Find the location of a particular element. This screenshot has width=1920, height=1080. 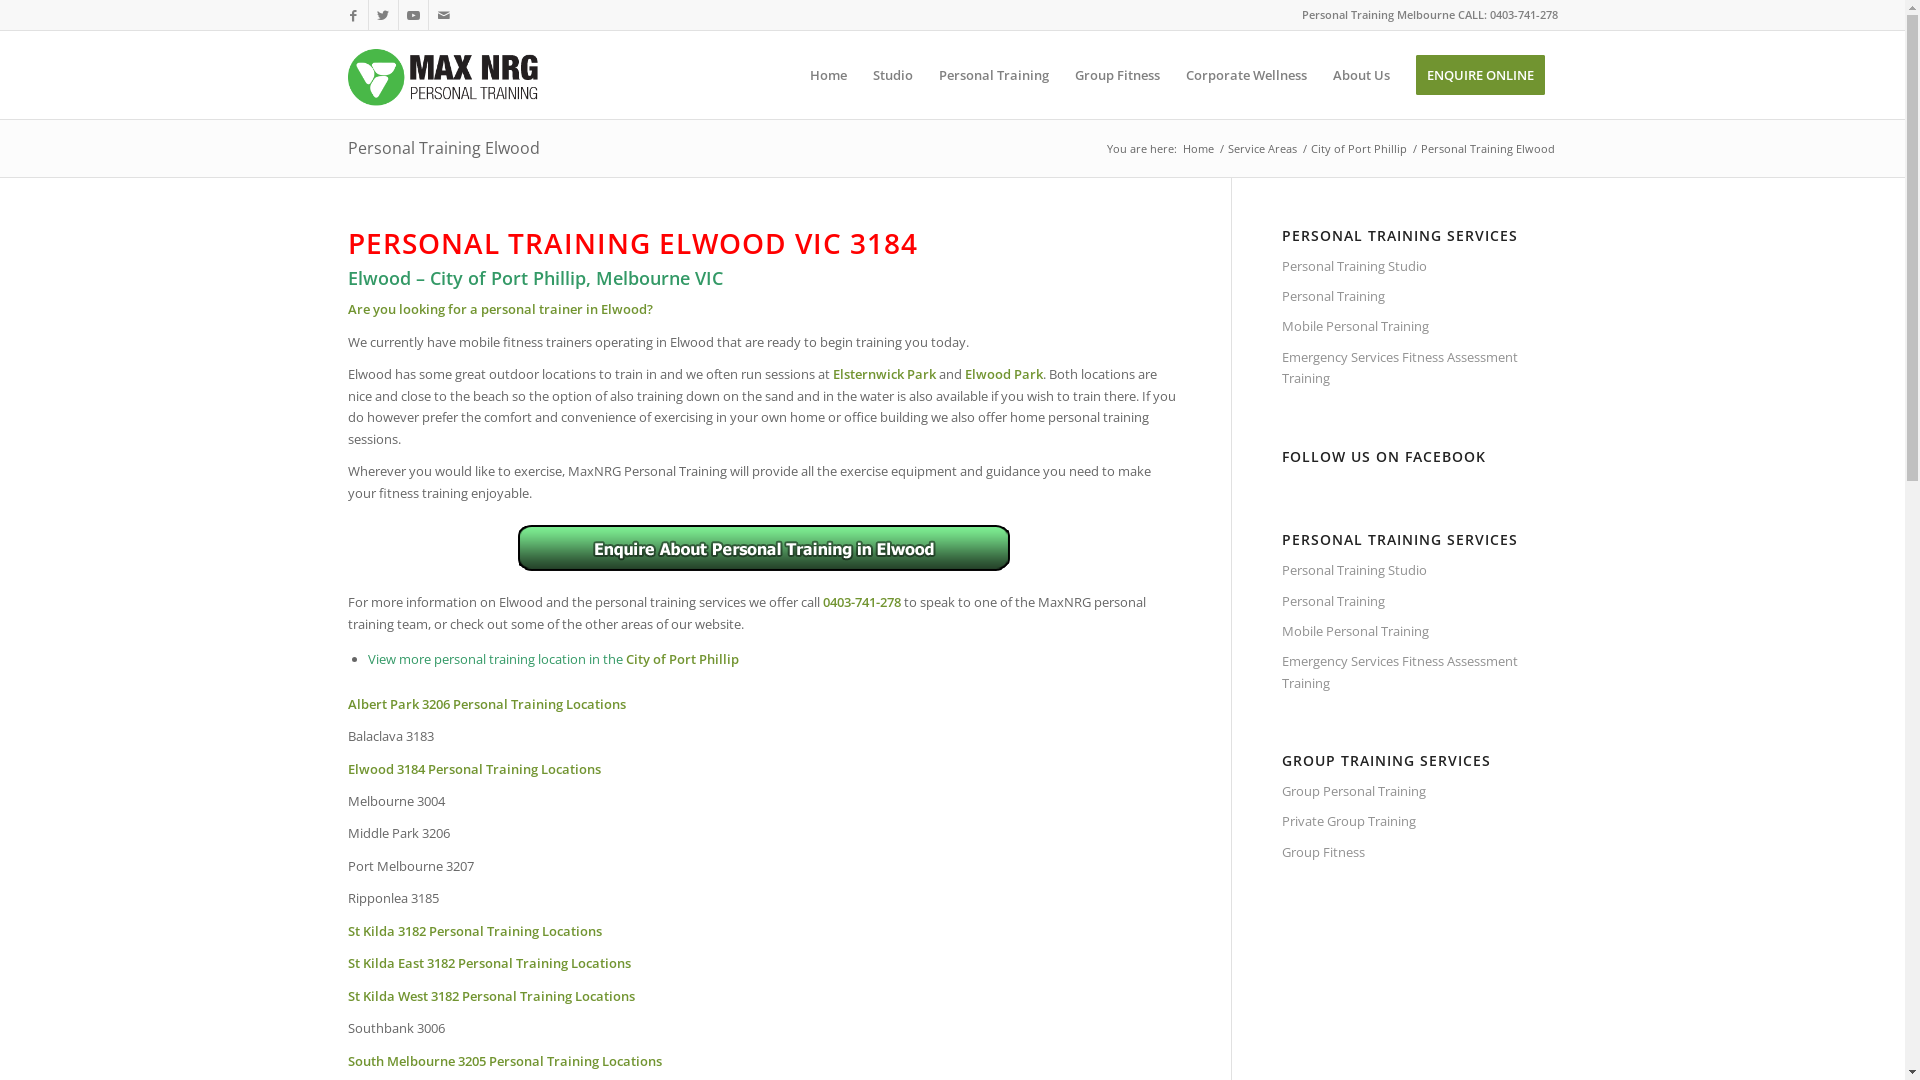

'St Kilda 3182 Personal Training Locations' is located at coordinates (474, 930).